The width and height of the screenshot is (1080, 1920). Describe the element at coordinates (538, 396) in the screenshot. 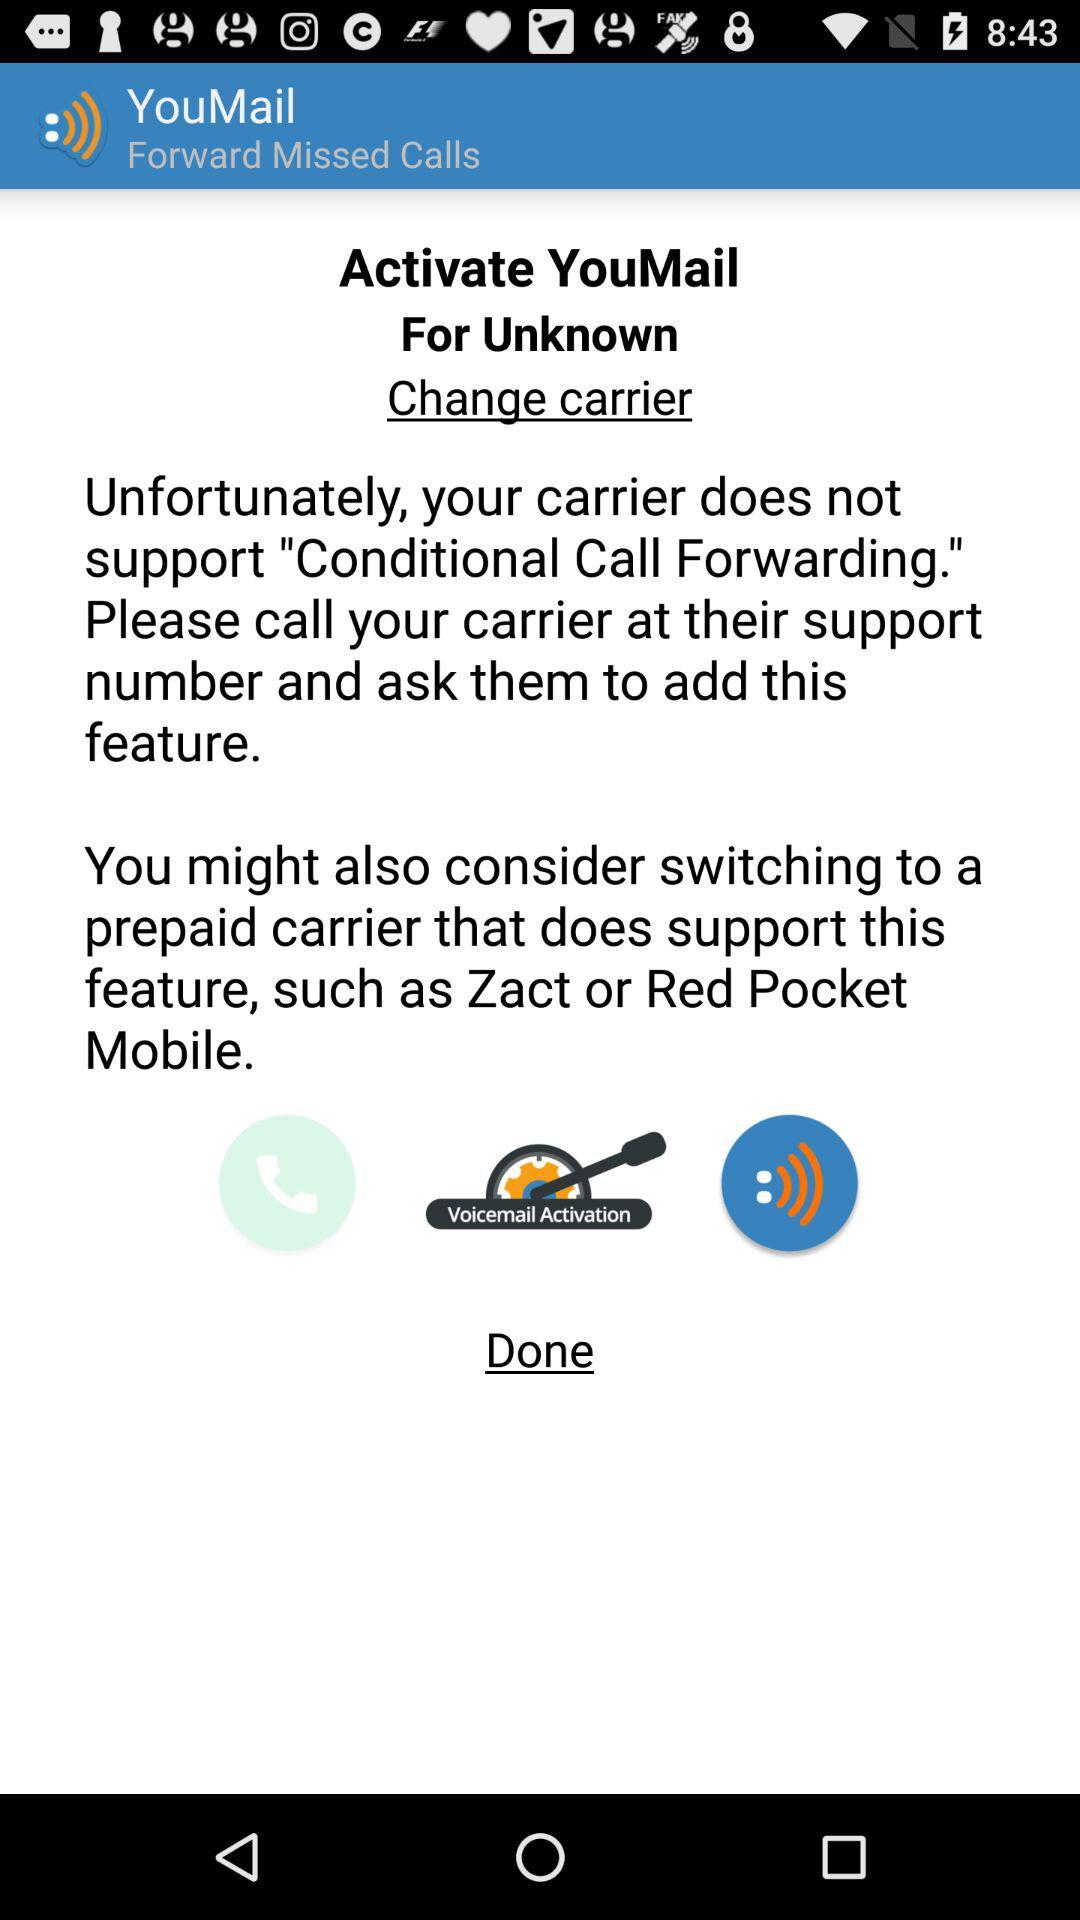

I see `item above unfortunately your carrier item` at that location.